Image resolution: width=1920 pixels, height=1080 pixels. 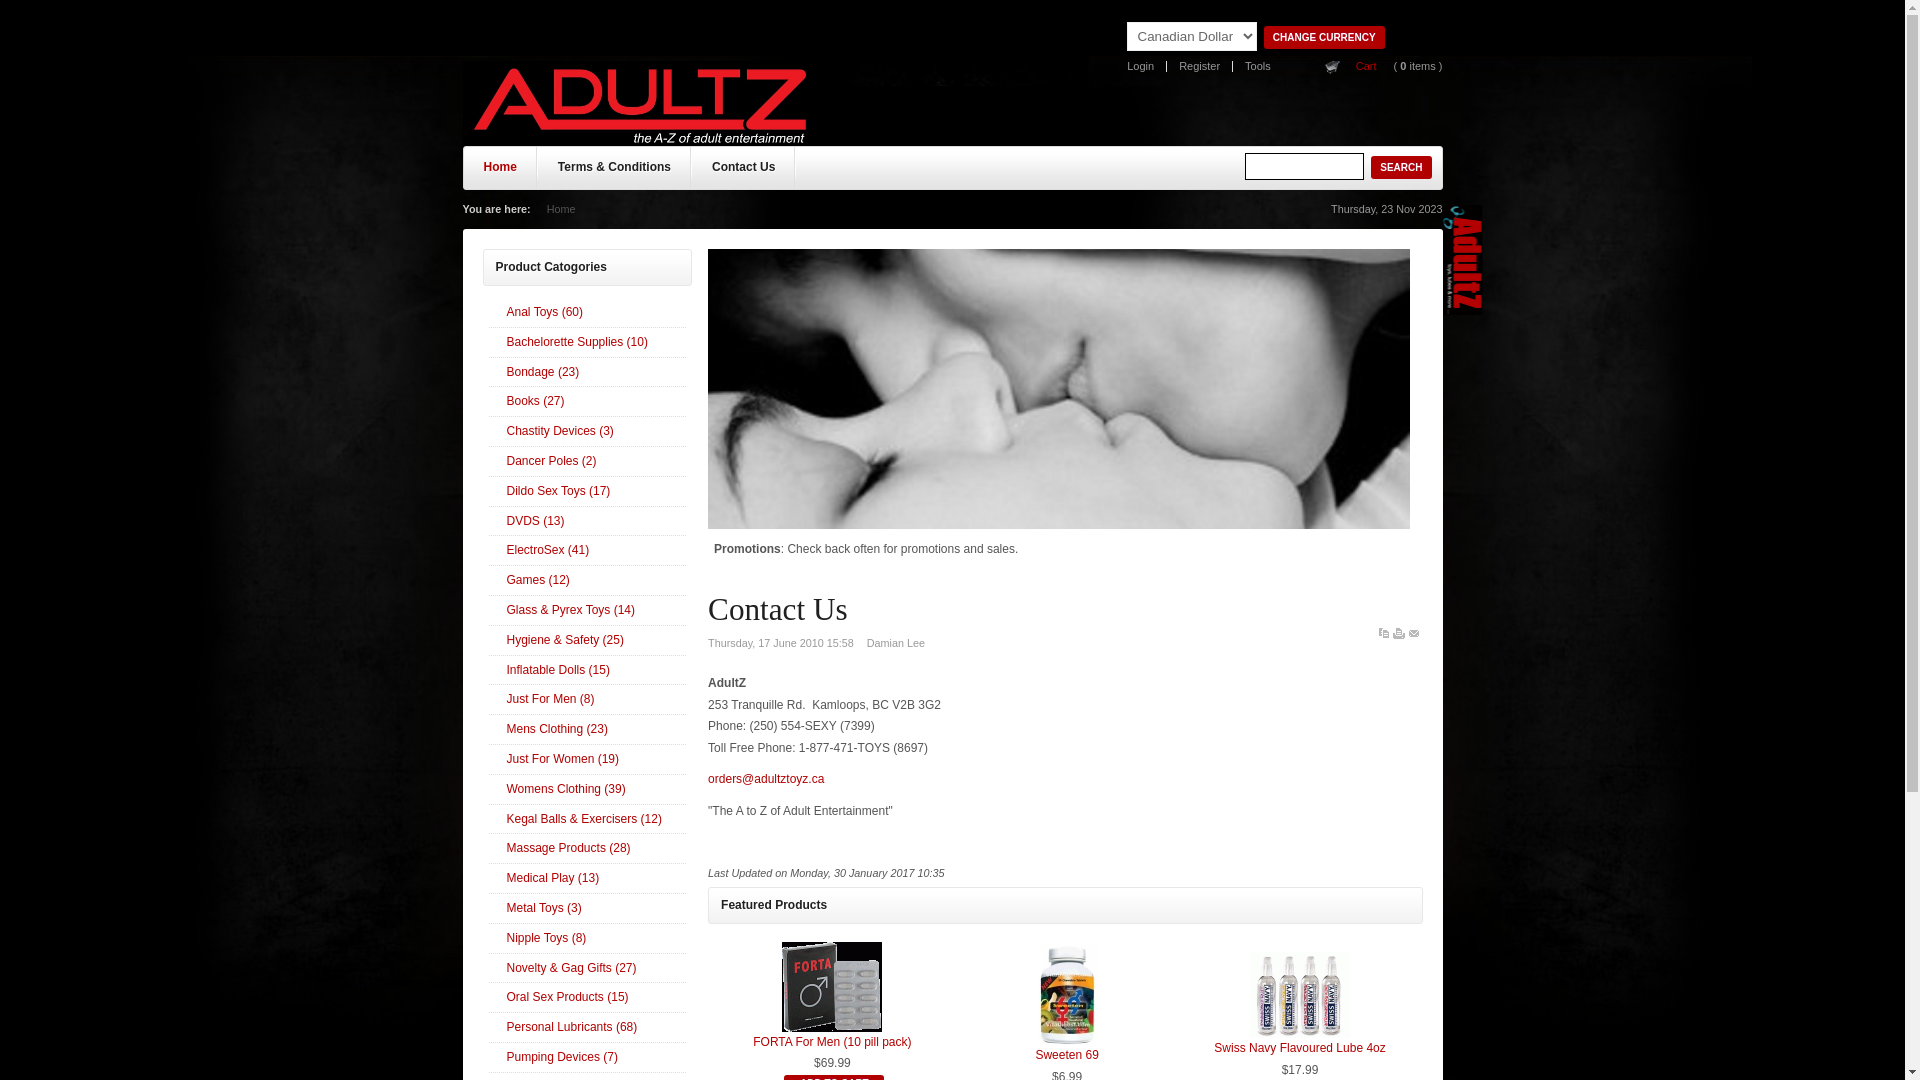 I want to click on 'Bondage (23)', so click(x=585, y=373).